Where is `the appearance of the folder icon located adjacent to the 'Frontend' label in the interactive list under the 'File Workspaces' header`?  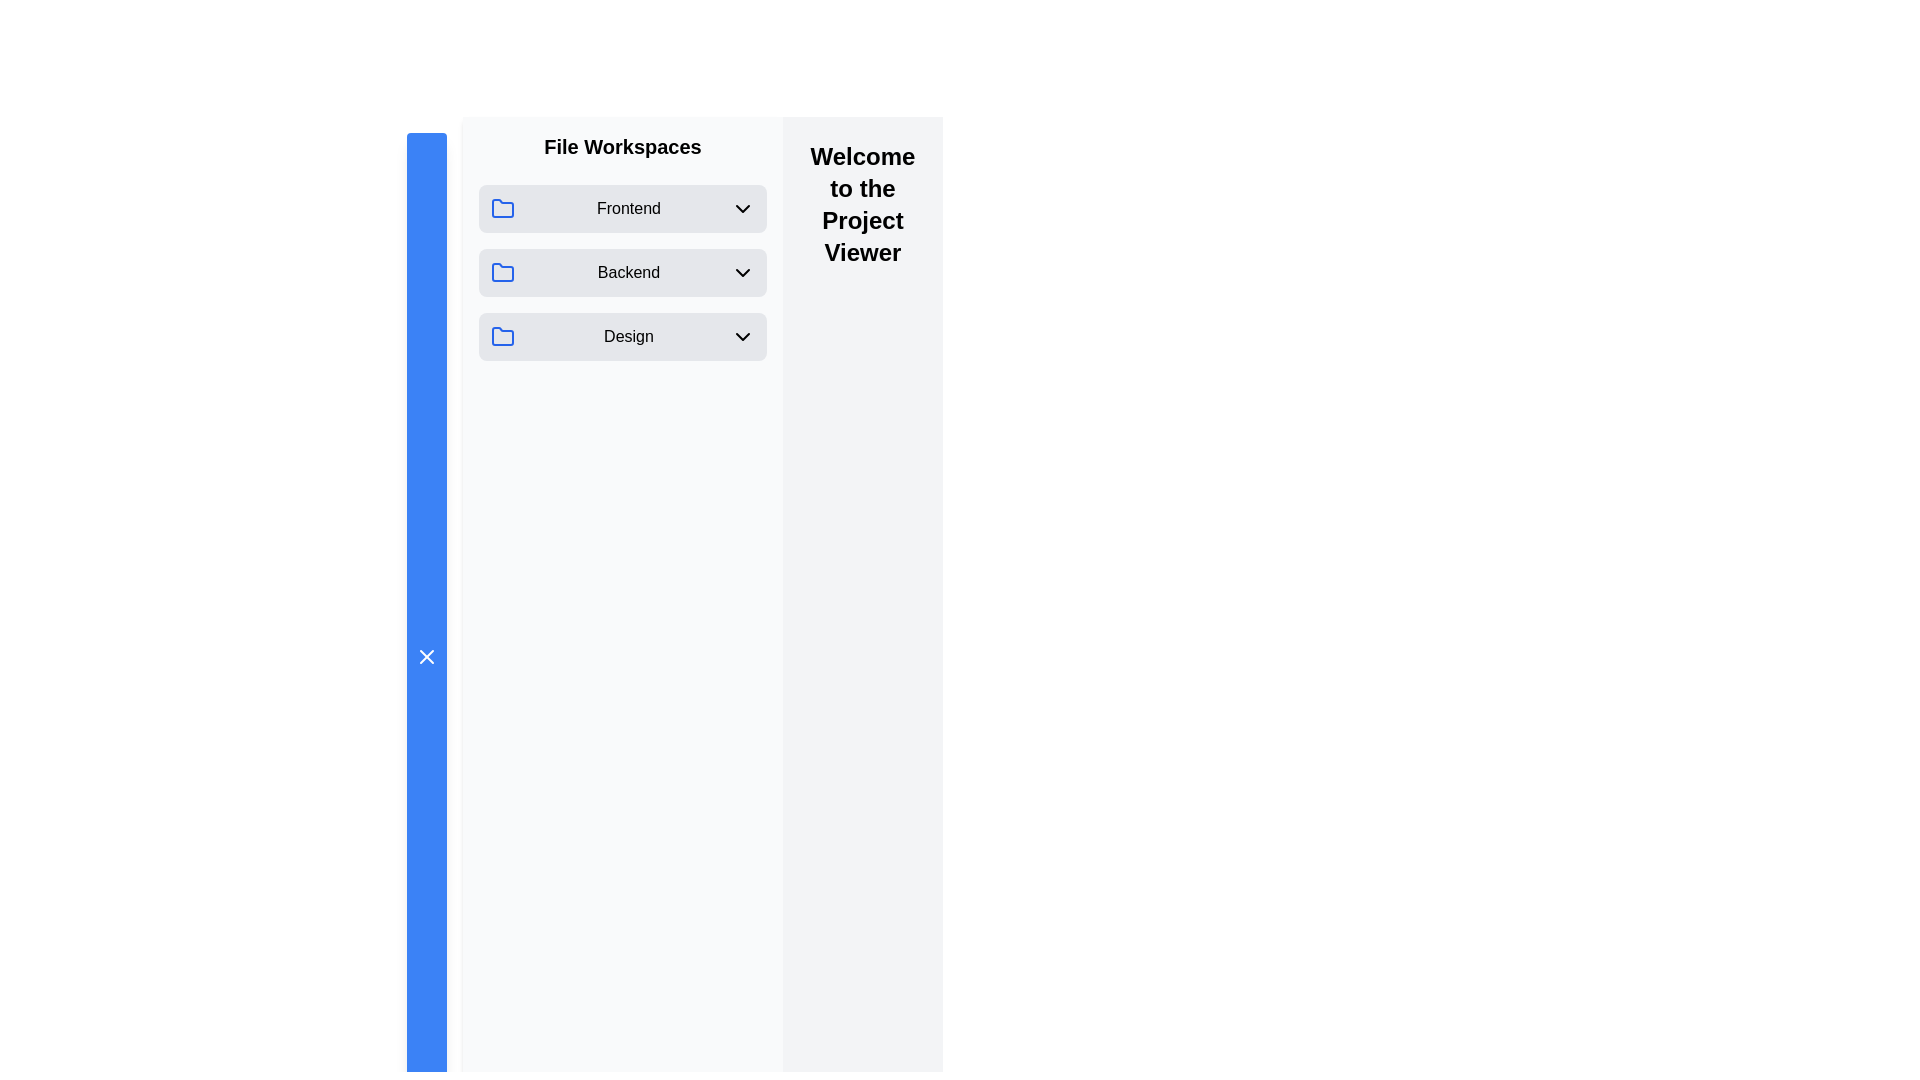
the appearance of the folder icon located adjacent to the 'Frontend' label in the interactive list under the 'File Workspaces' header is located at coordinates (503, 208).